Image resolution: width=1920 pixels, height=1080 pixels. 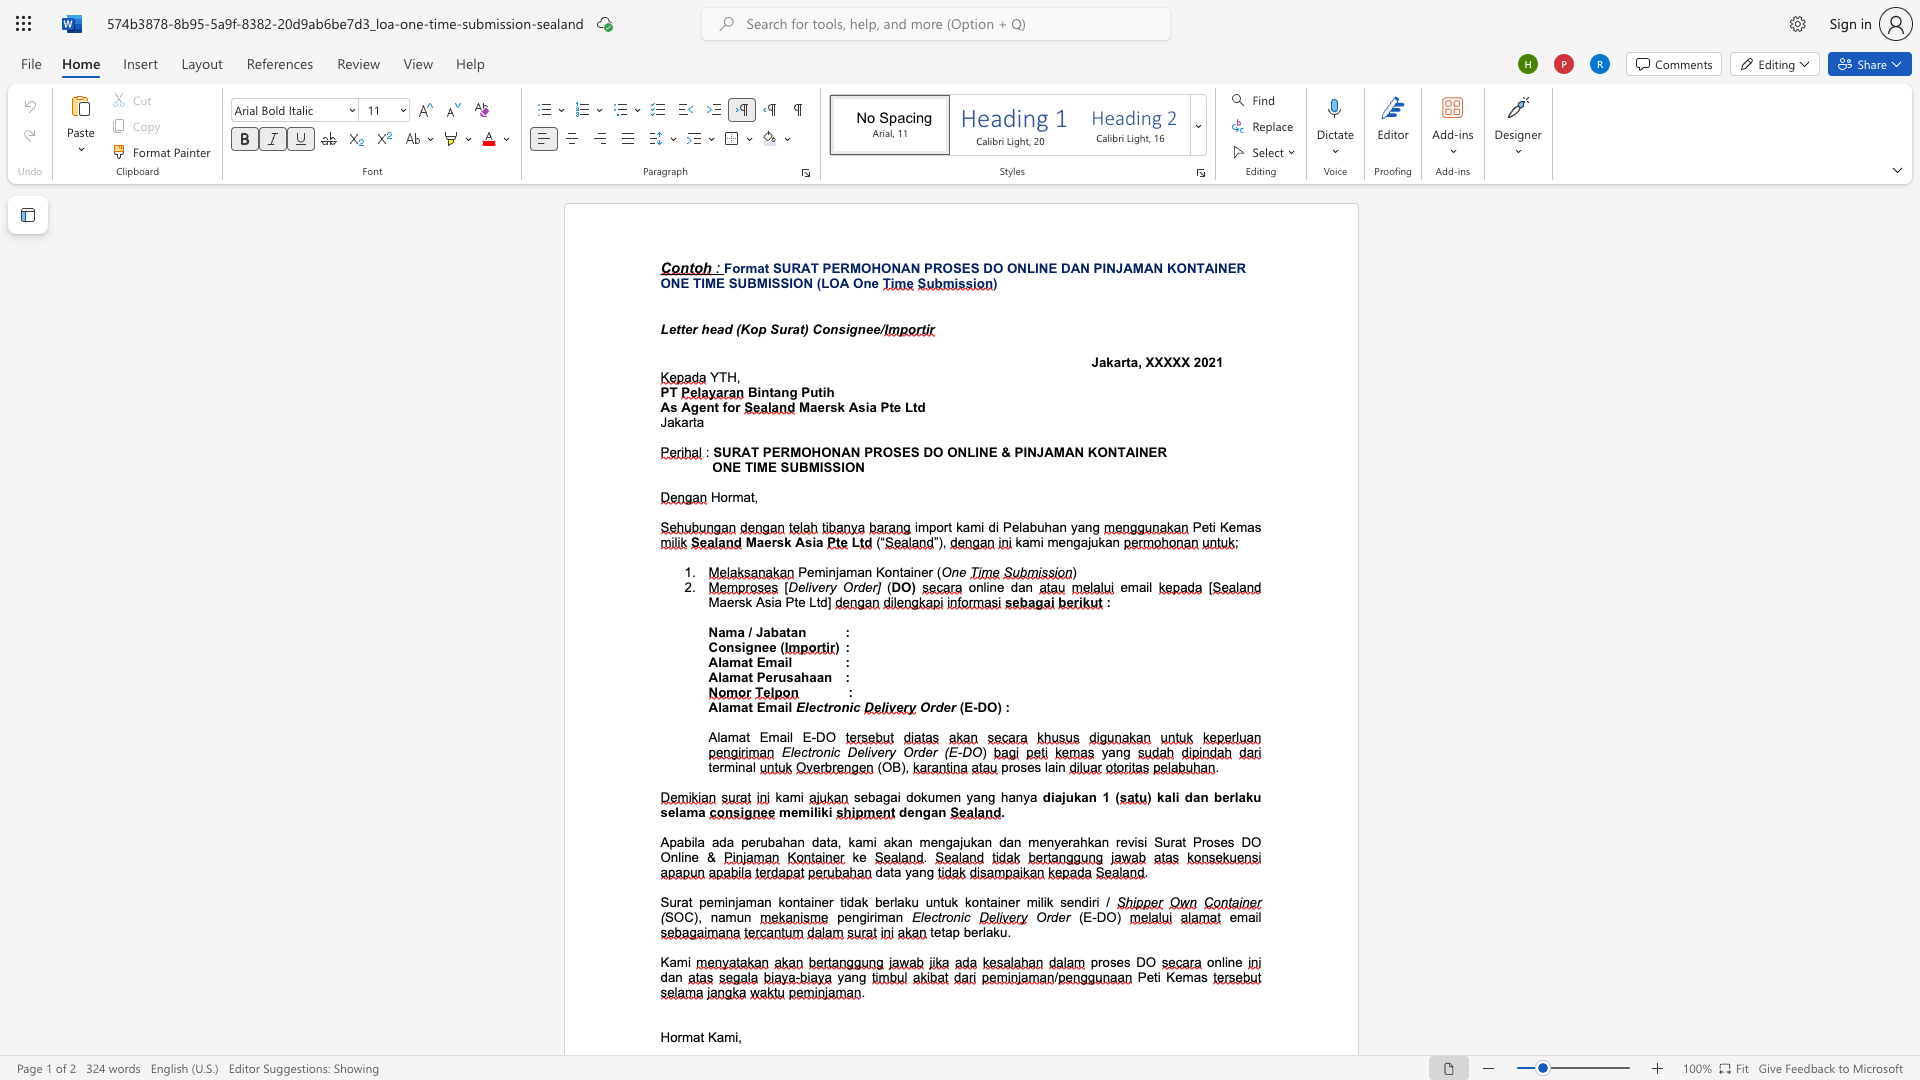 I want to click on the subset text "rde" within the text "Electronic Delivery Order (E-DO", so click(x=912, y=752).